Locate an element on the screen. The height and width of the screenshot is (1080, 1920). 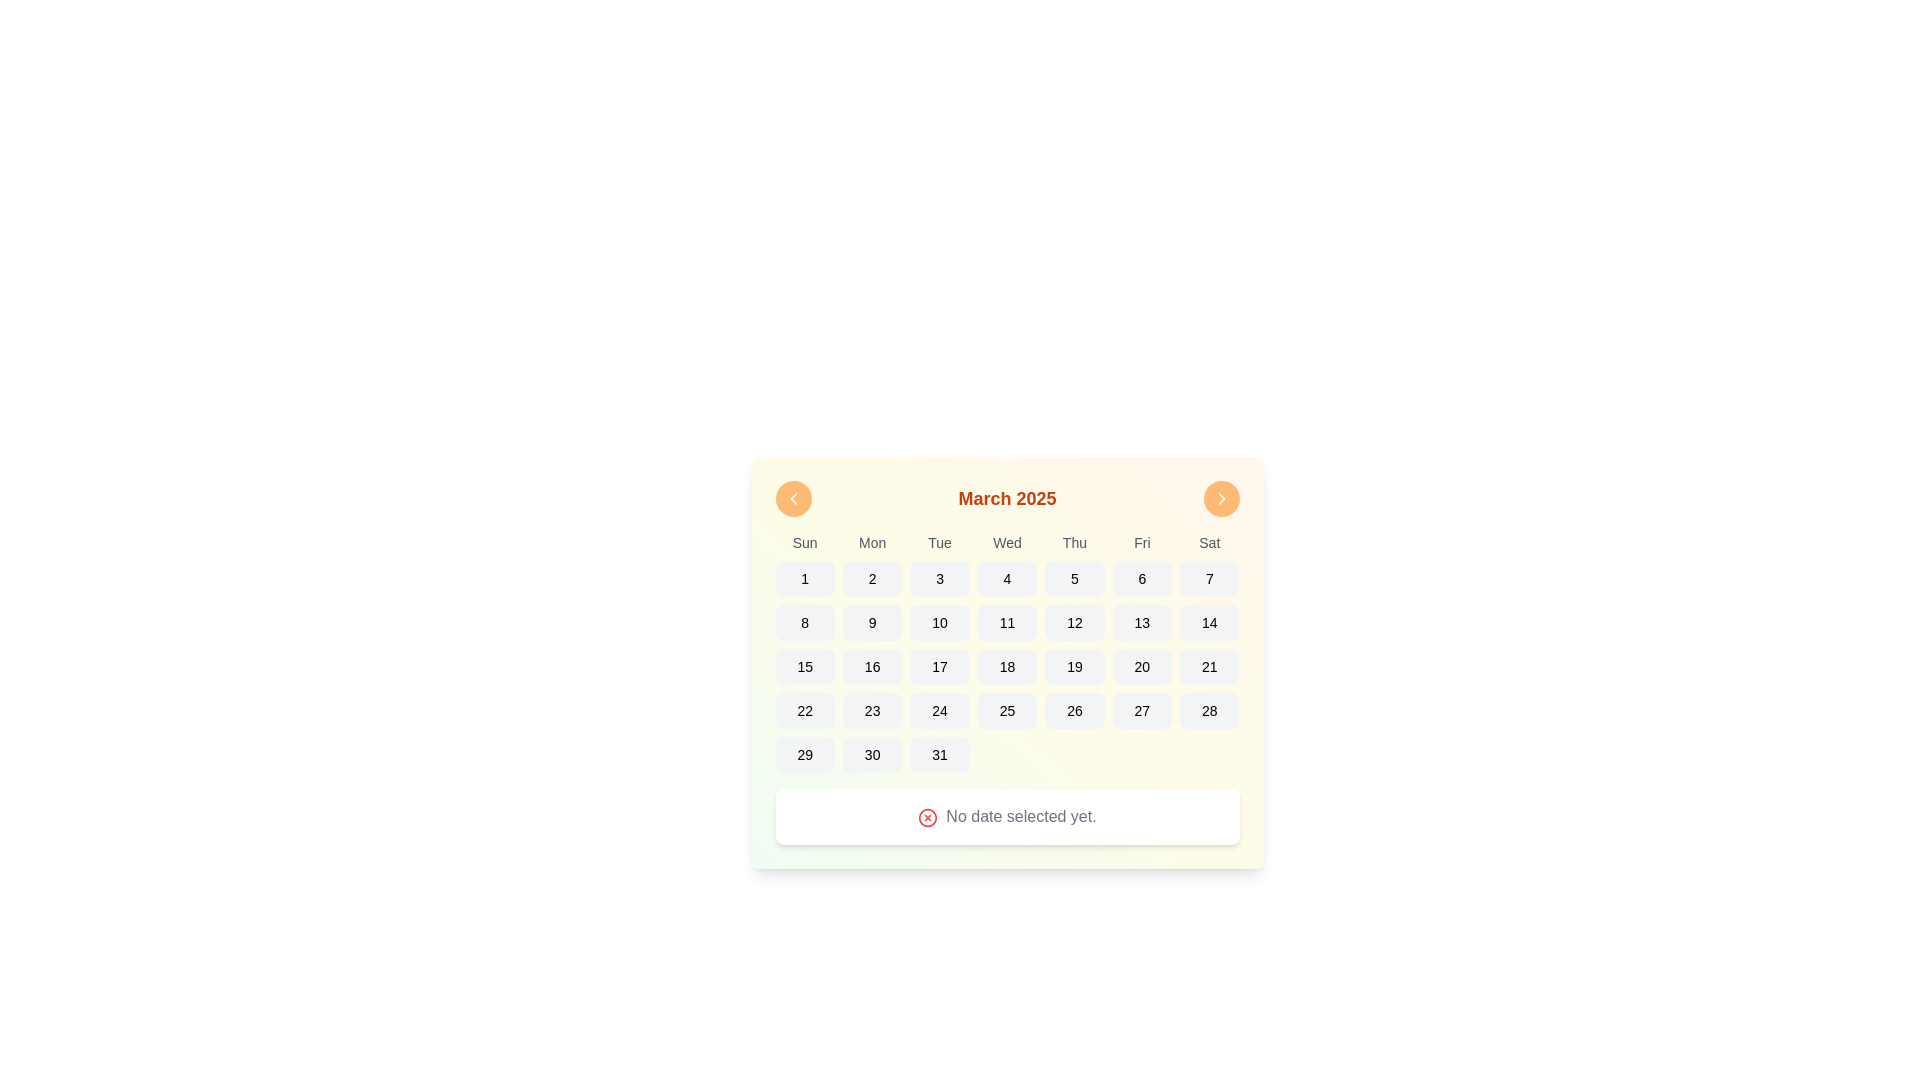
the button displaying '28' in bold, dark font located in the last row of the calendar grid under the 'Sat' column is located at coordinates (1208, 709).